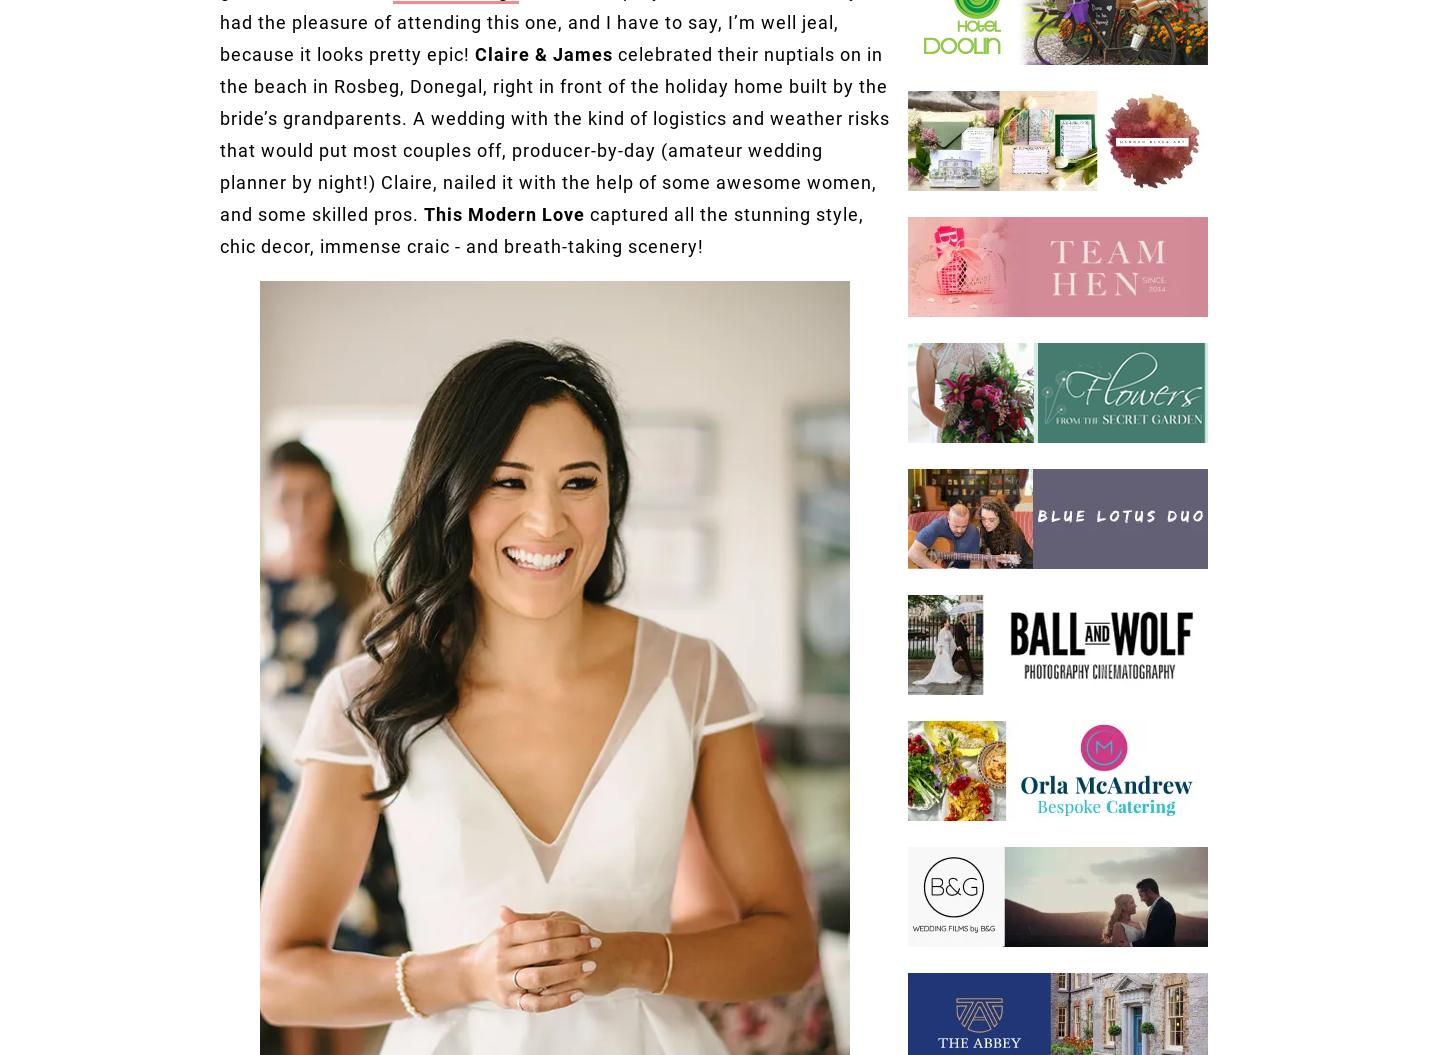  Describe the element at coordinates (825, 125) in the screenshot. I see `'Maje'` at that location.